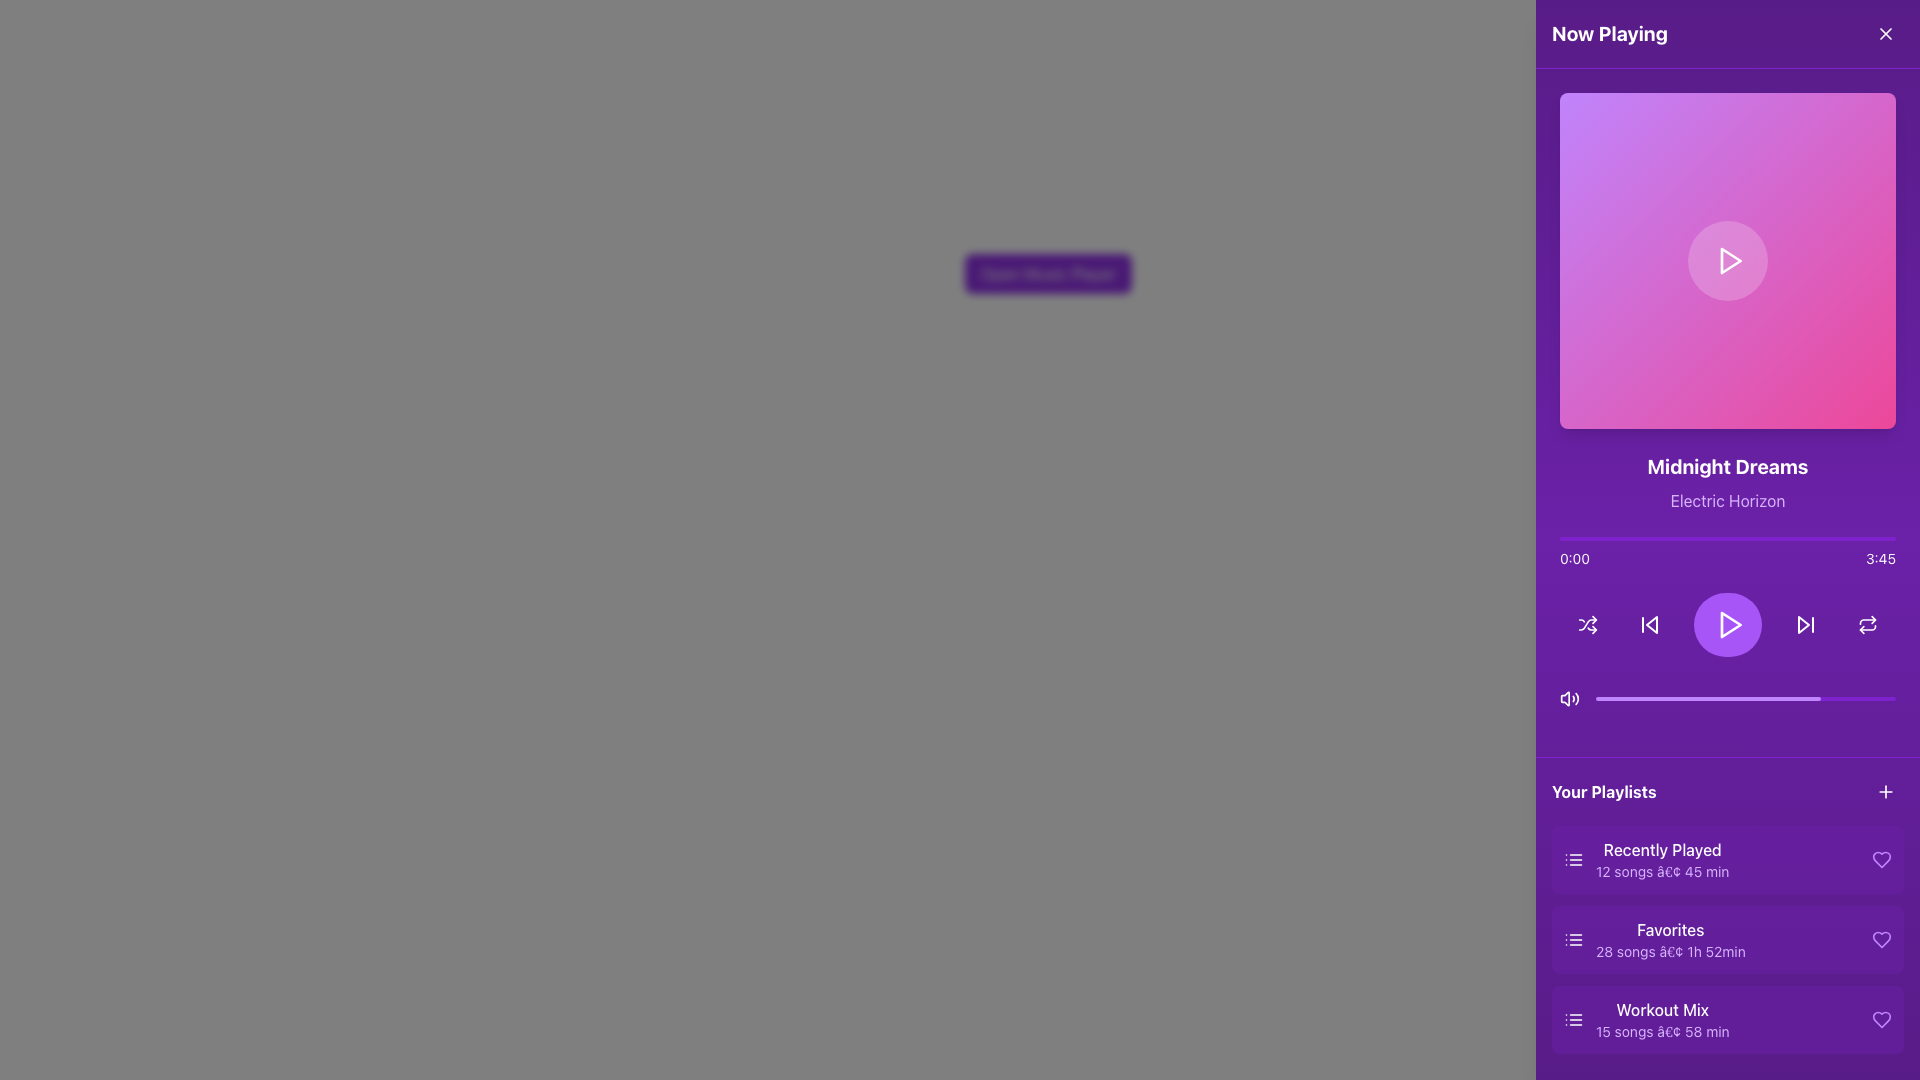 The image size is (1920, 1080). I want to click on the playback progress, so click(1861, 697).